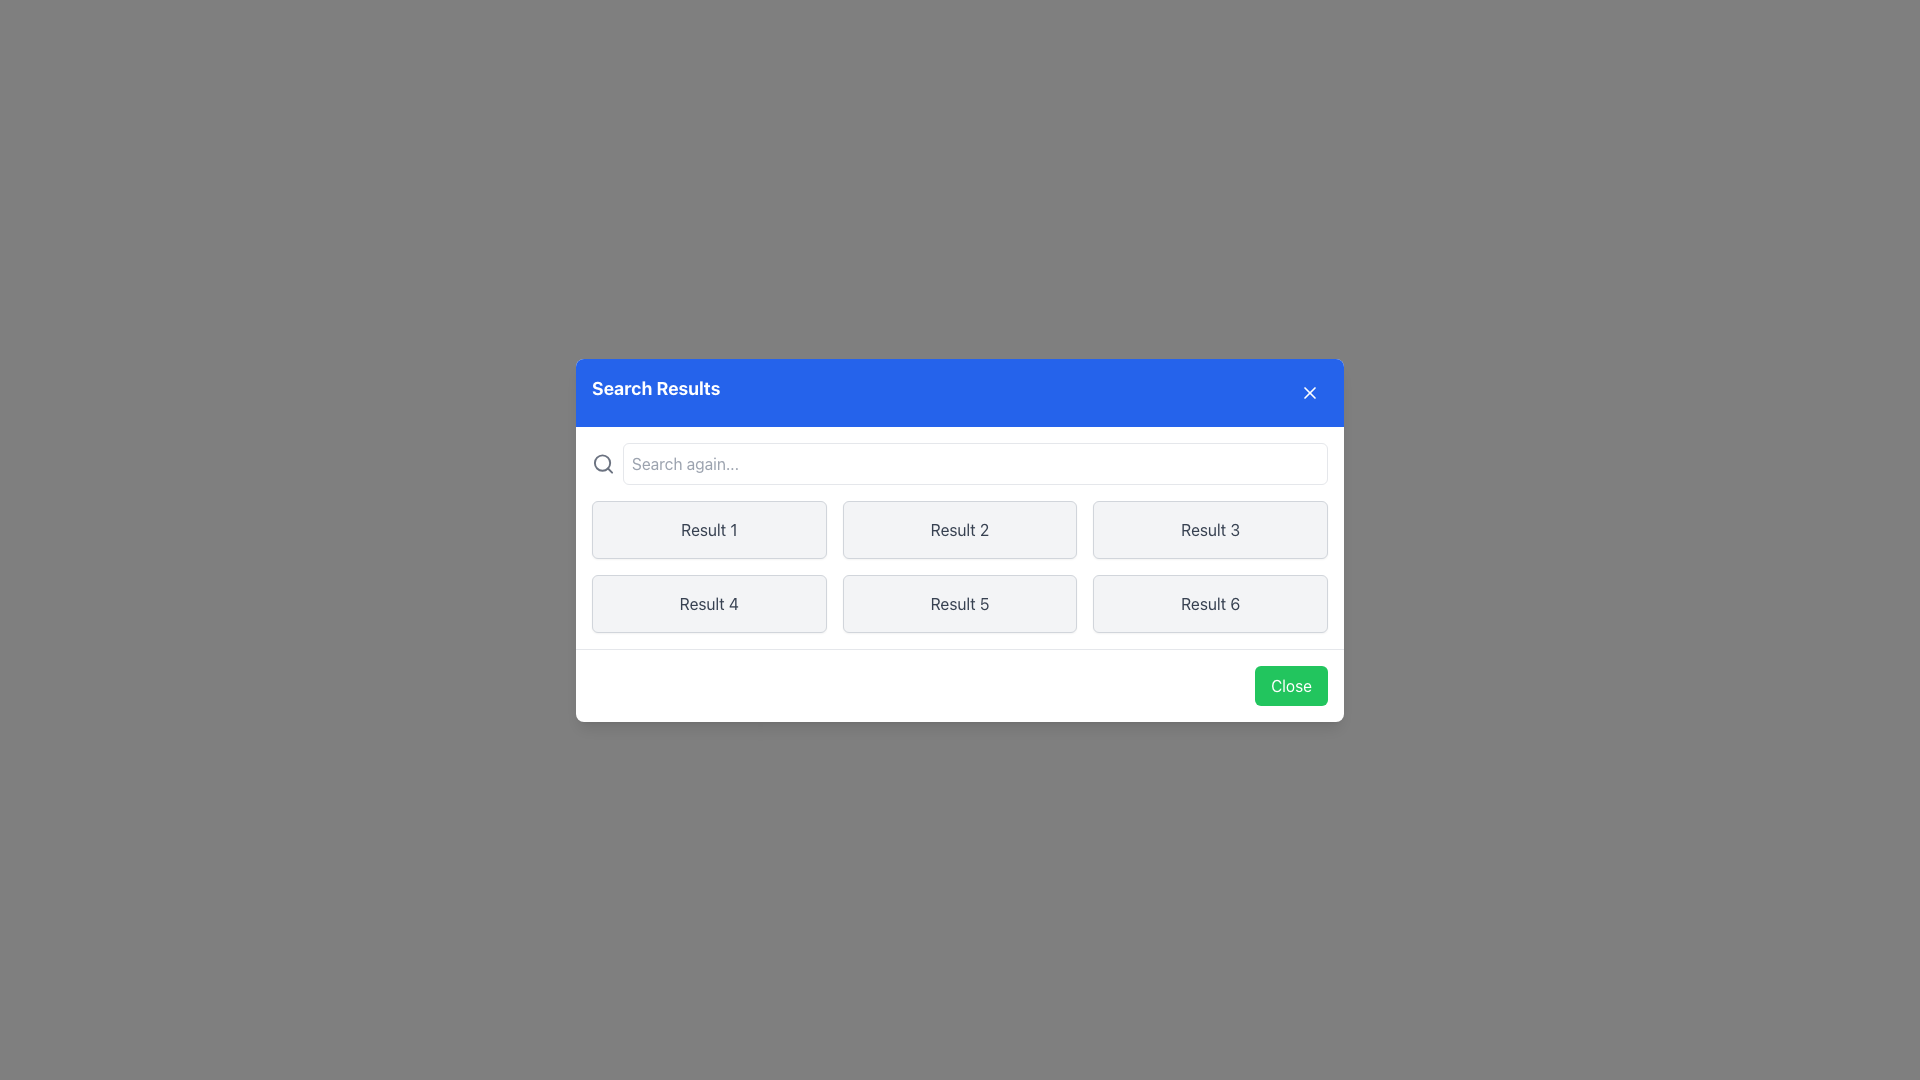 This screenshot has width=1920, height=1080. Describe the element at coordinates (1209, 528) in the screenshot. I see `the 'Result 3' button, which is styled with a gray font and light gray background` at that location.